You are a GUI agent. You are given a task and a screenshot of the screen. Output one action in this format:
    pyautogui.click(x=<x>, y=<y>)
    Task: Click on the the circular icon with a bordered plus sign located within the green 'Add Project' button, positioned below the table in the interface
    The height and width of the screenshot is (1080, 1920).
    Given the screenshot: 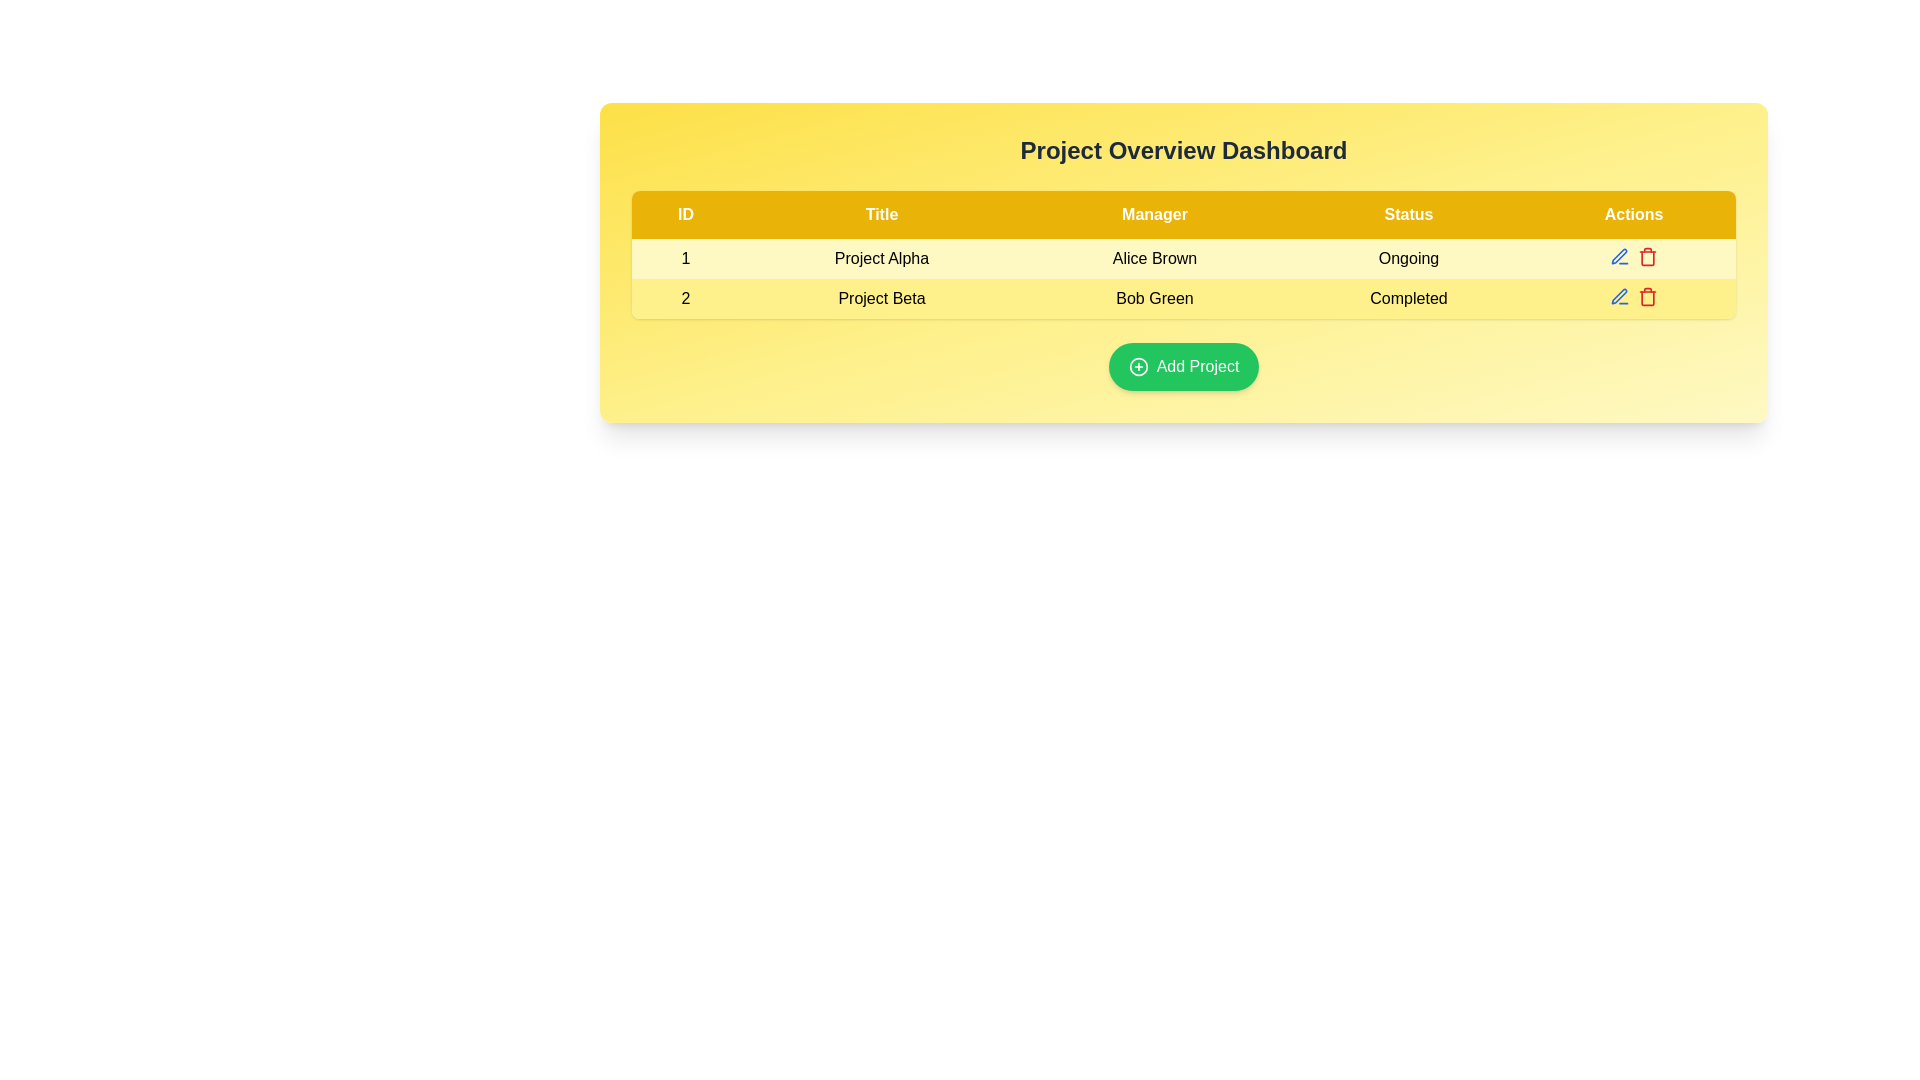 What is the action you would take?
    pyautogui.click(x=1138, y=366)
    